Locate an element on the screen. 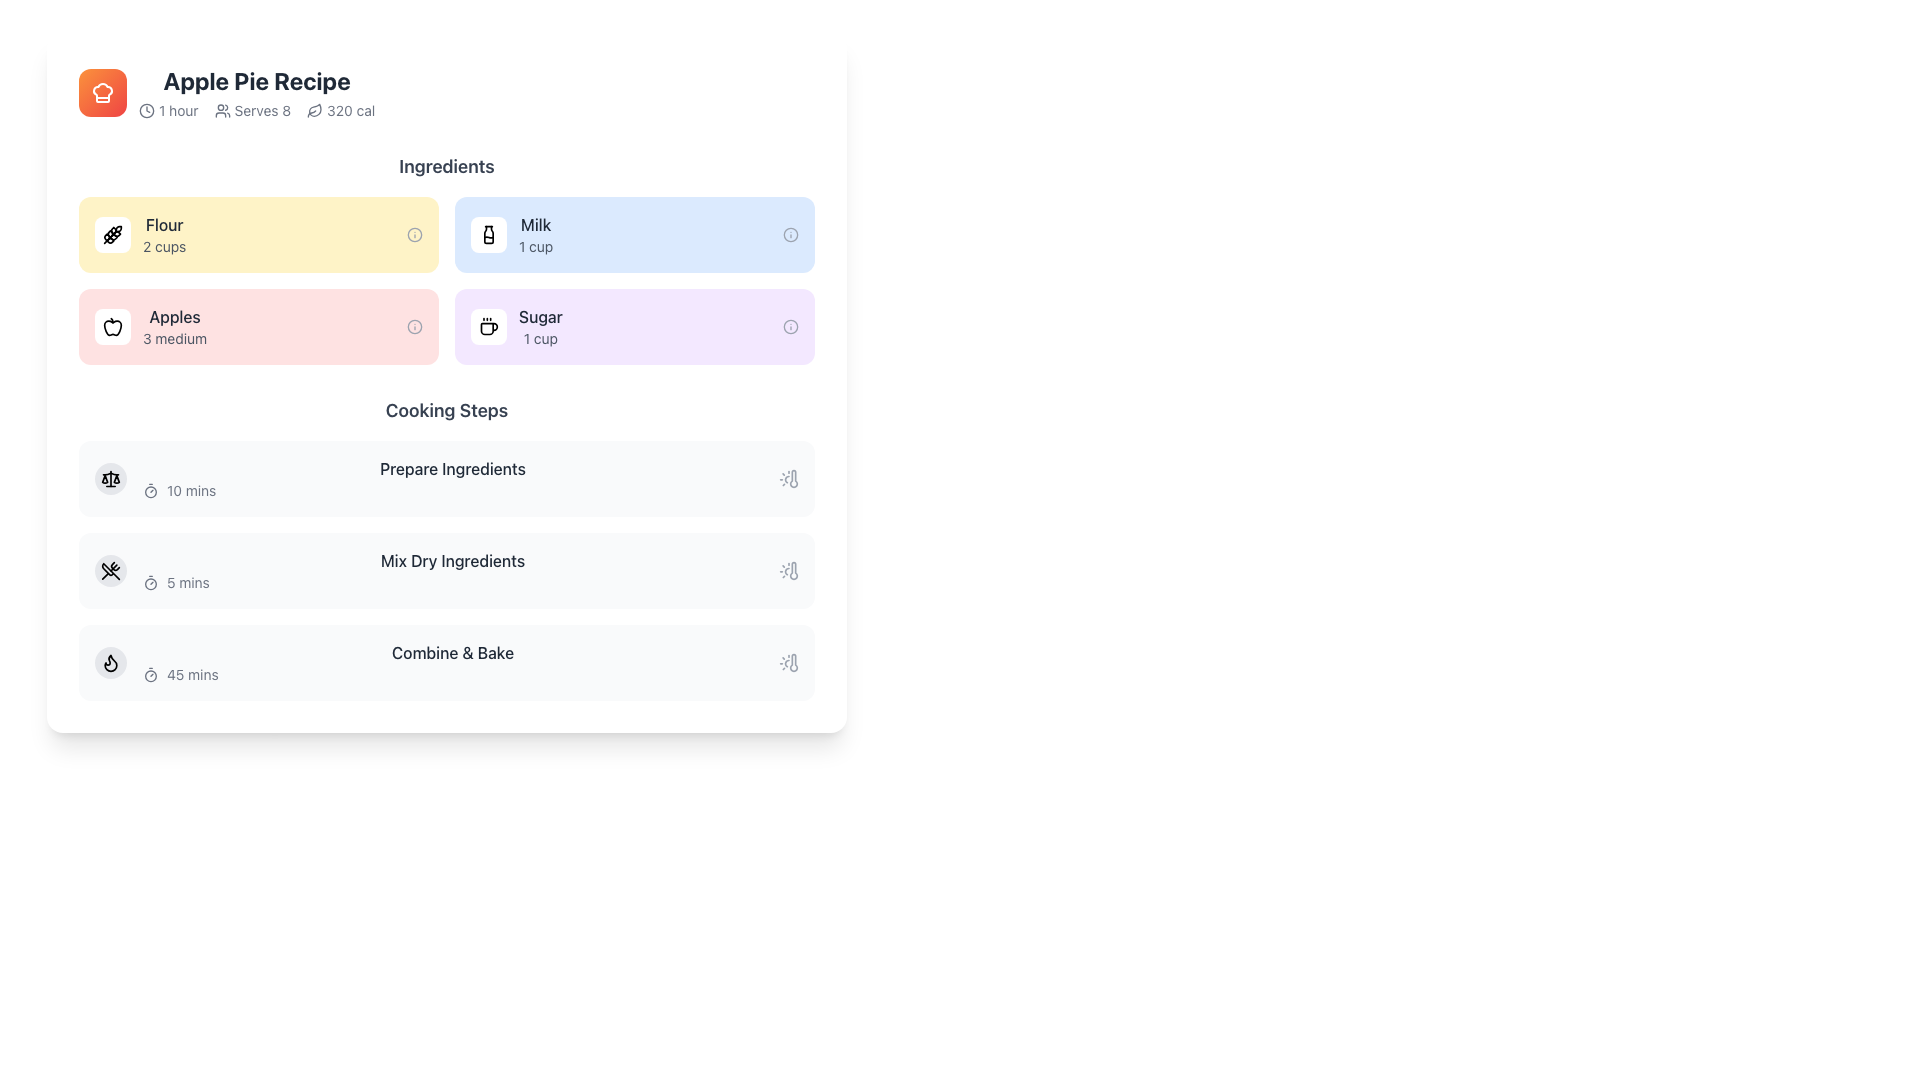  the SVG icon representing 'Sugar' in the Ingredients section of the interface is located at coordinates (489, 328).